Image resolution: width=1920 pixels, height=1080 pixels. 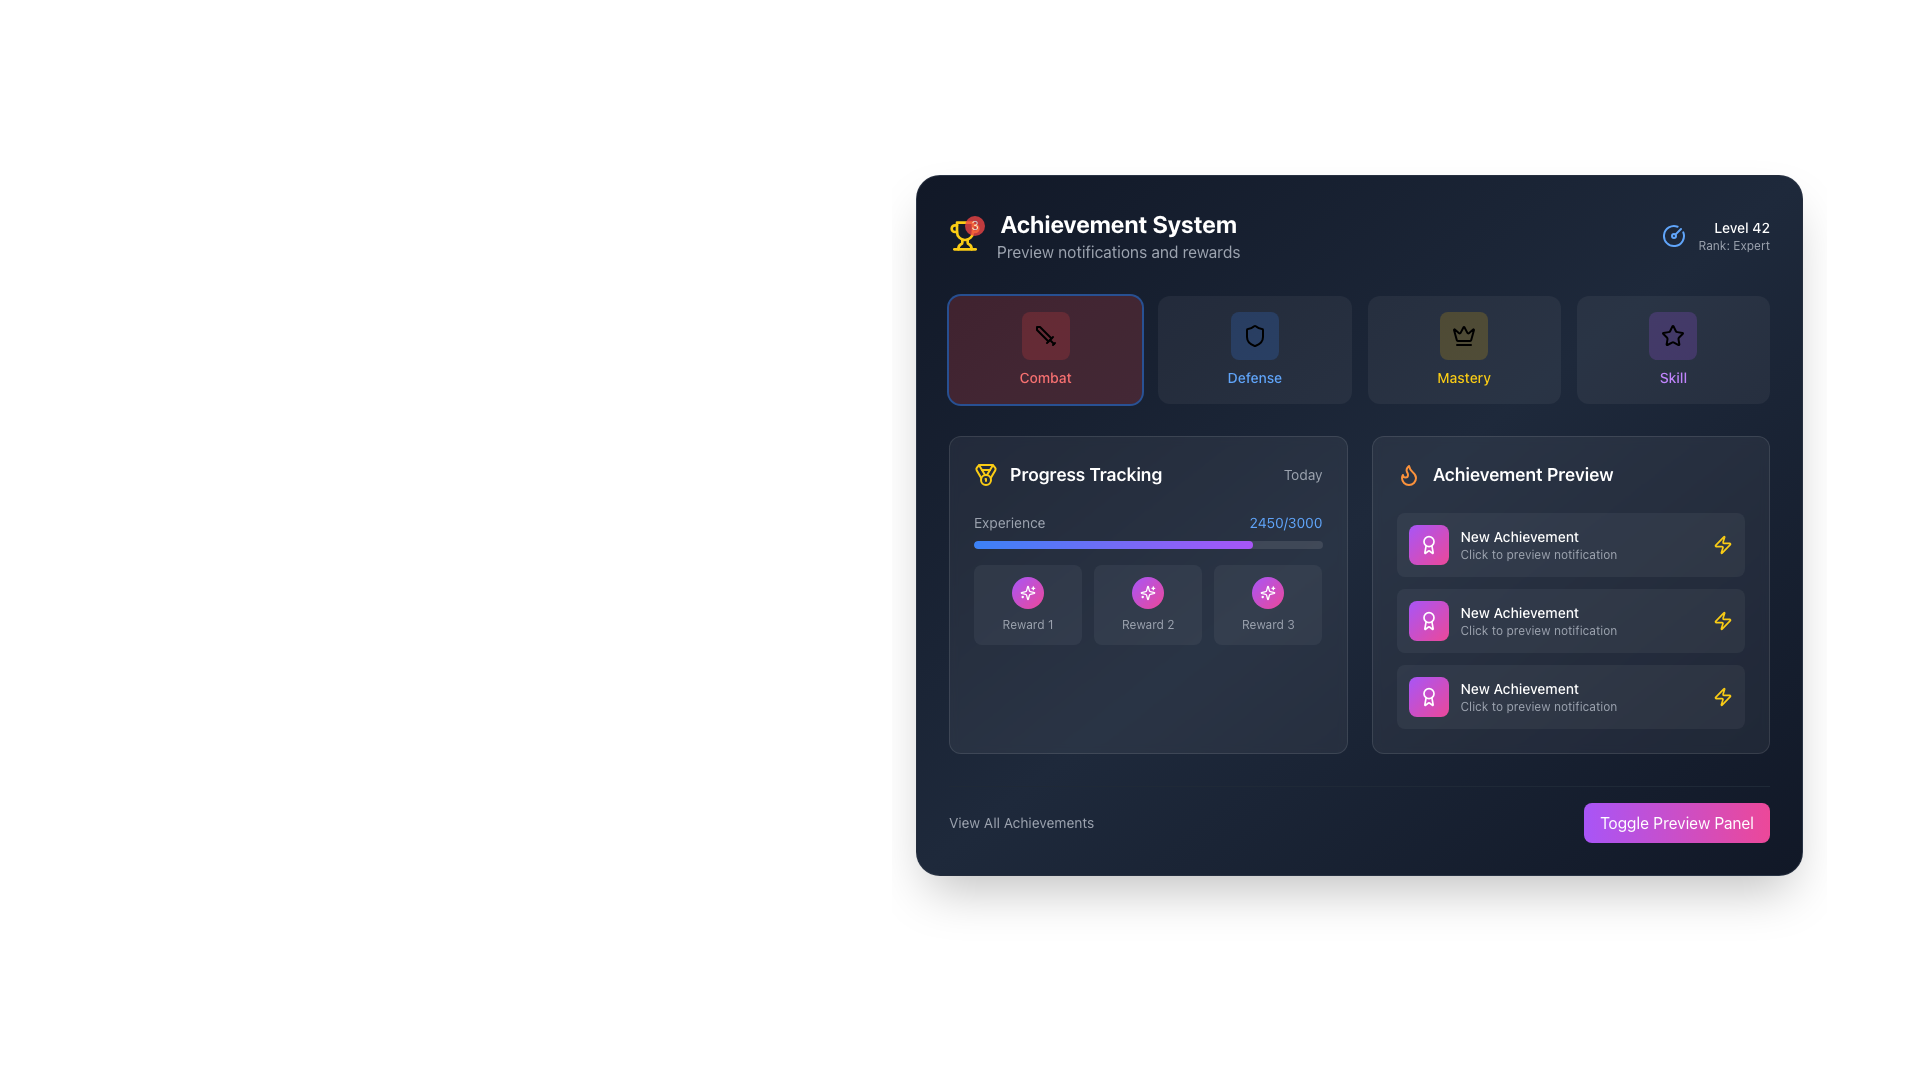 What do you see at coordinates (1674, 234) in the screenshot?
I see `the arc segment of the gauge-like icon located at the top-right corner of the interface, next to the text 'Level 42 Rank: Expert'` at bounding box center [1674, 234].